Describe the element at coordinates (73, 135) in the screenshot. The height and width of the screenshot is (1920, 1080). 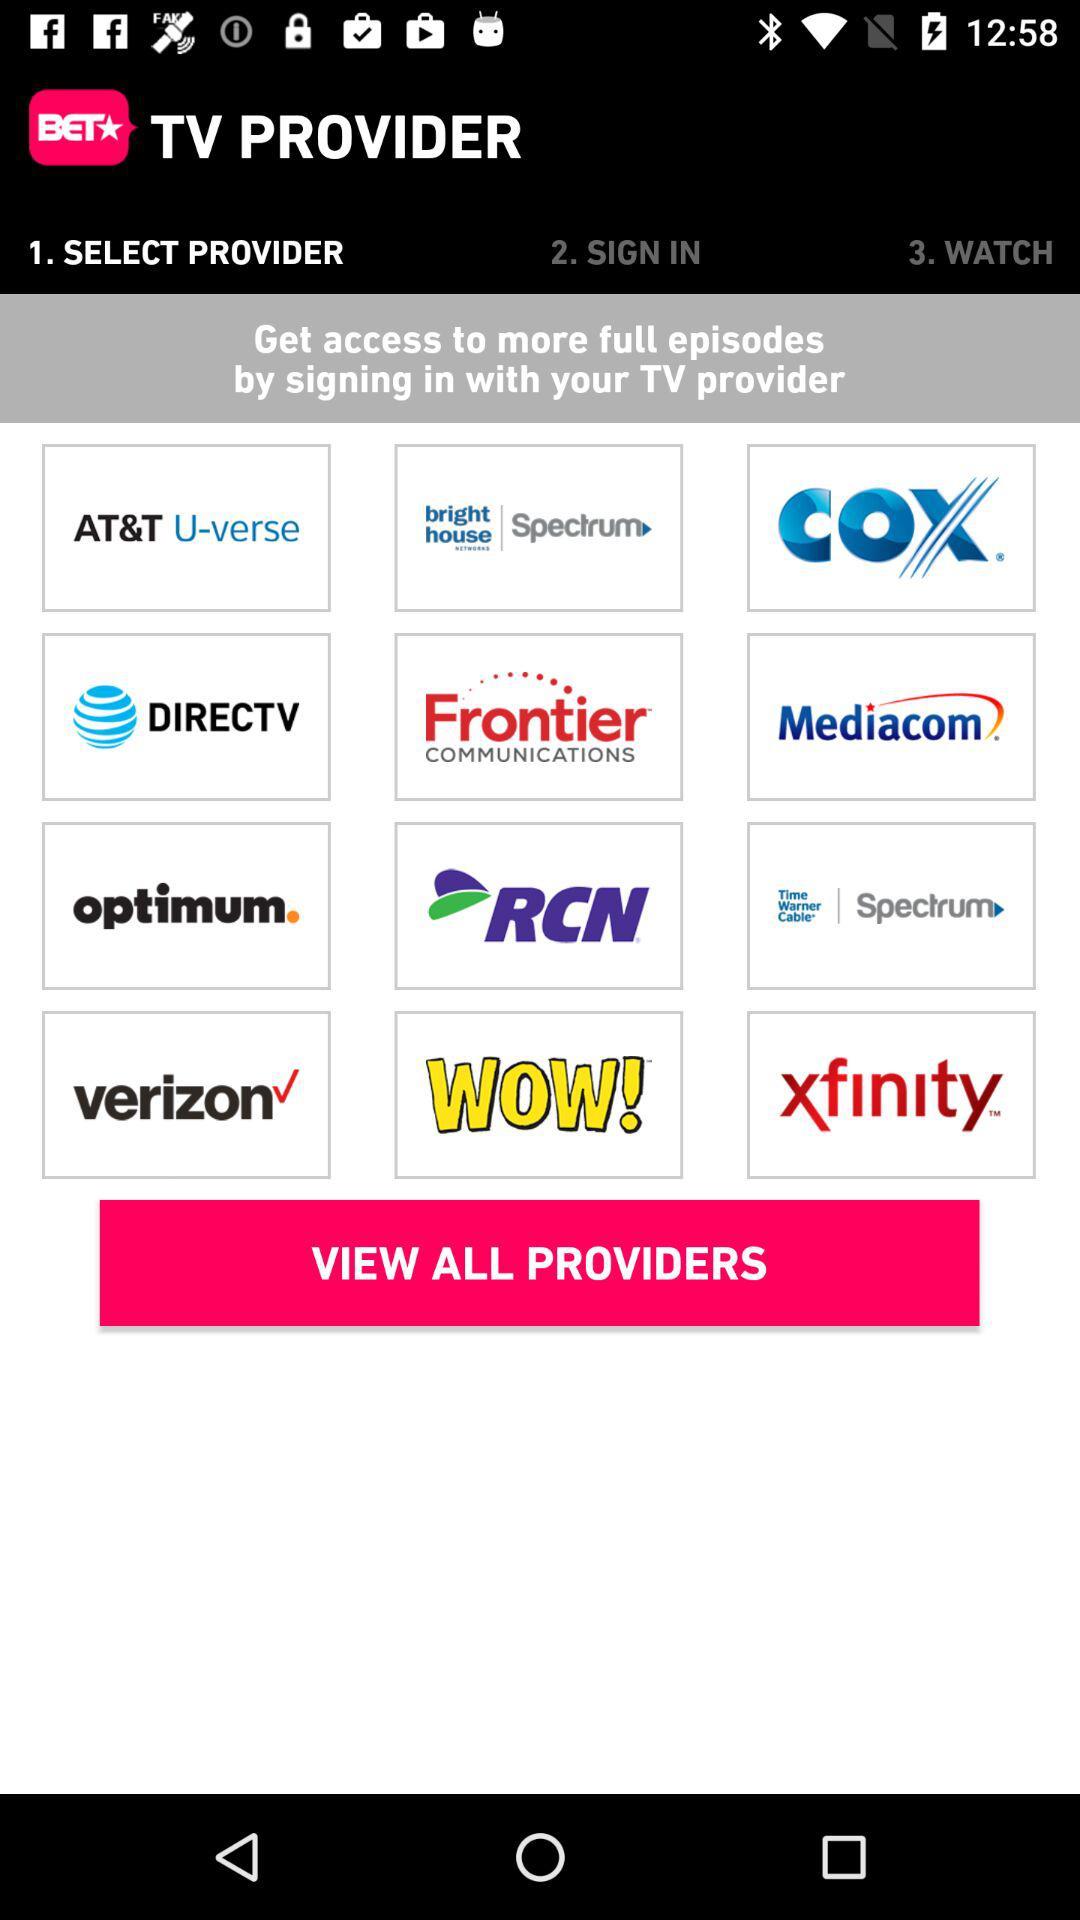
I see `icon above the 1. select provider item` at that location.